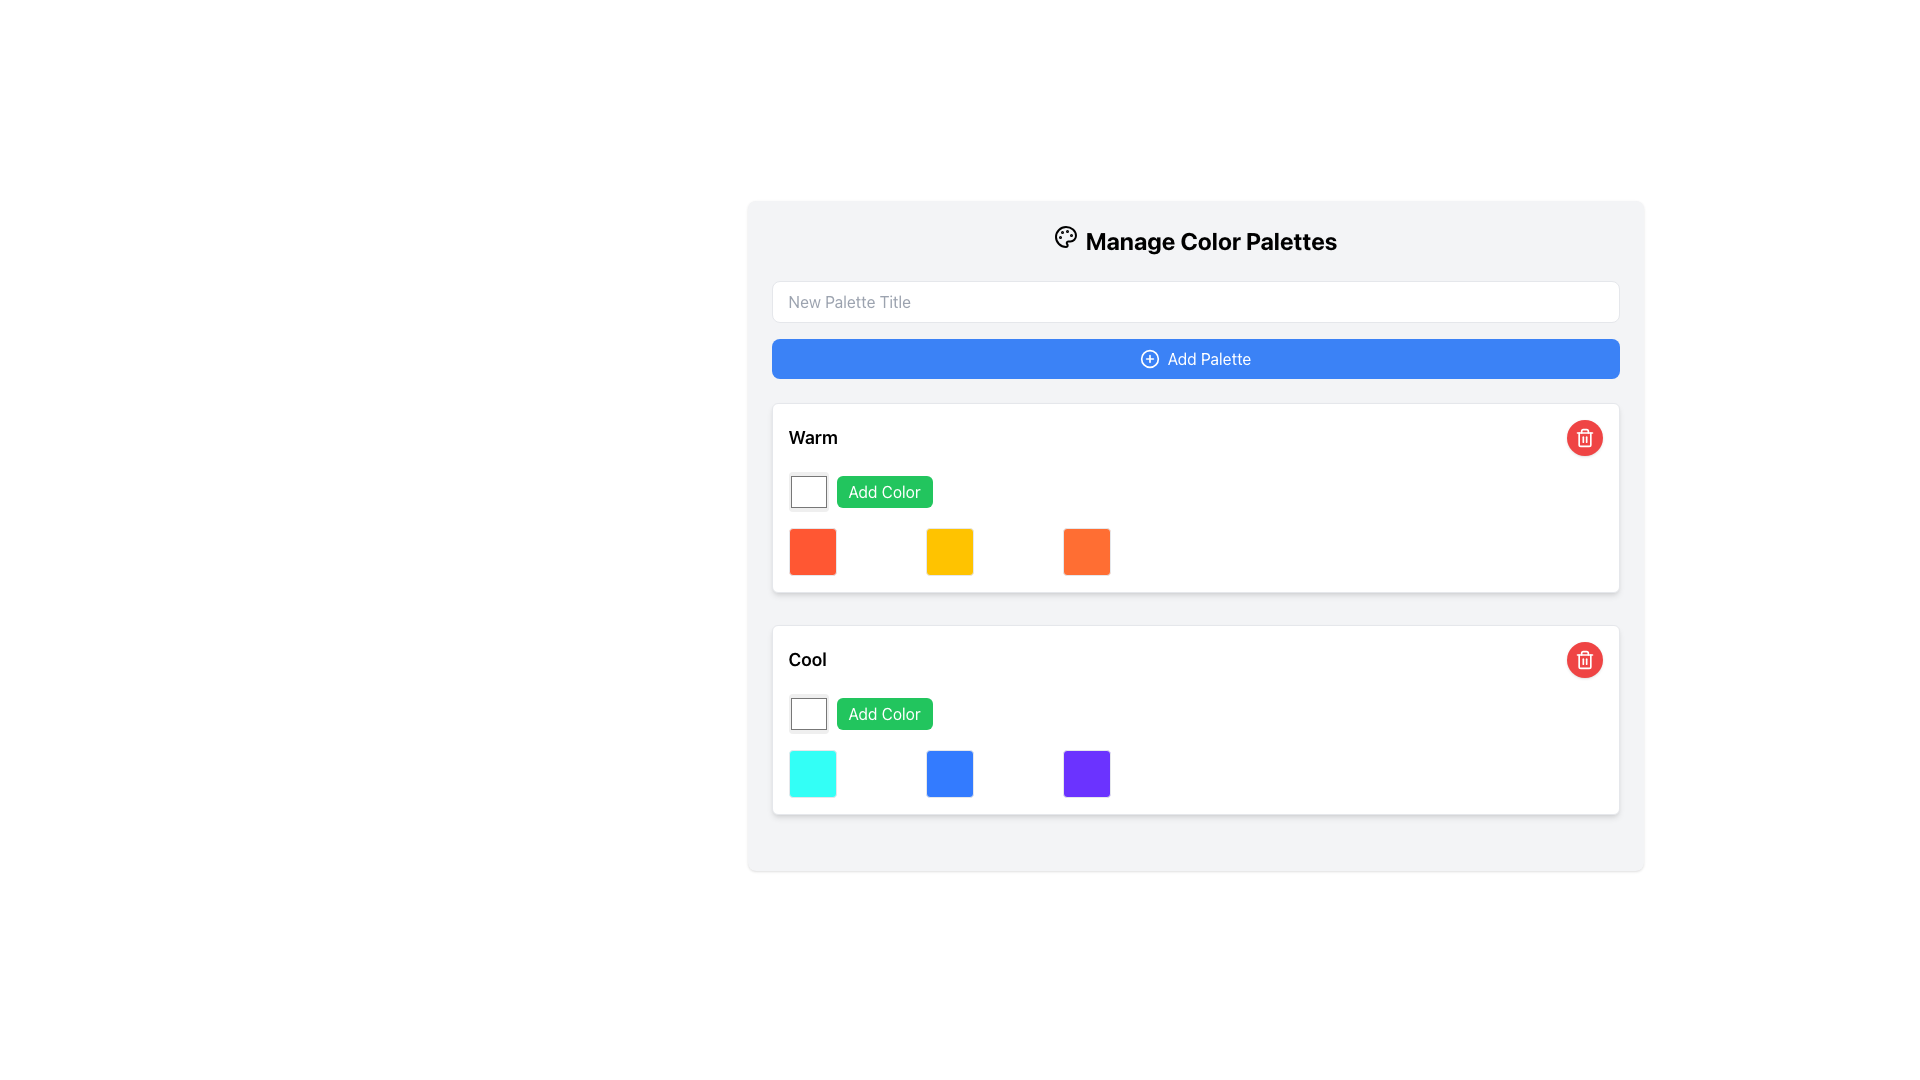 The height and width of the screenshot is (1080, 1920). Describe the element at coordinates (1149, 357) in the screenshot. I see `the decorative icon graphic element that represents the 'Add Palette' functionality, located centrally within the 'Add Palette' button` at that location.